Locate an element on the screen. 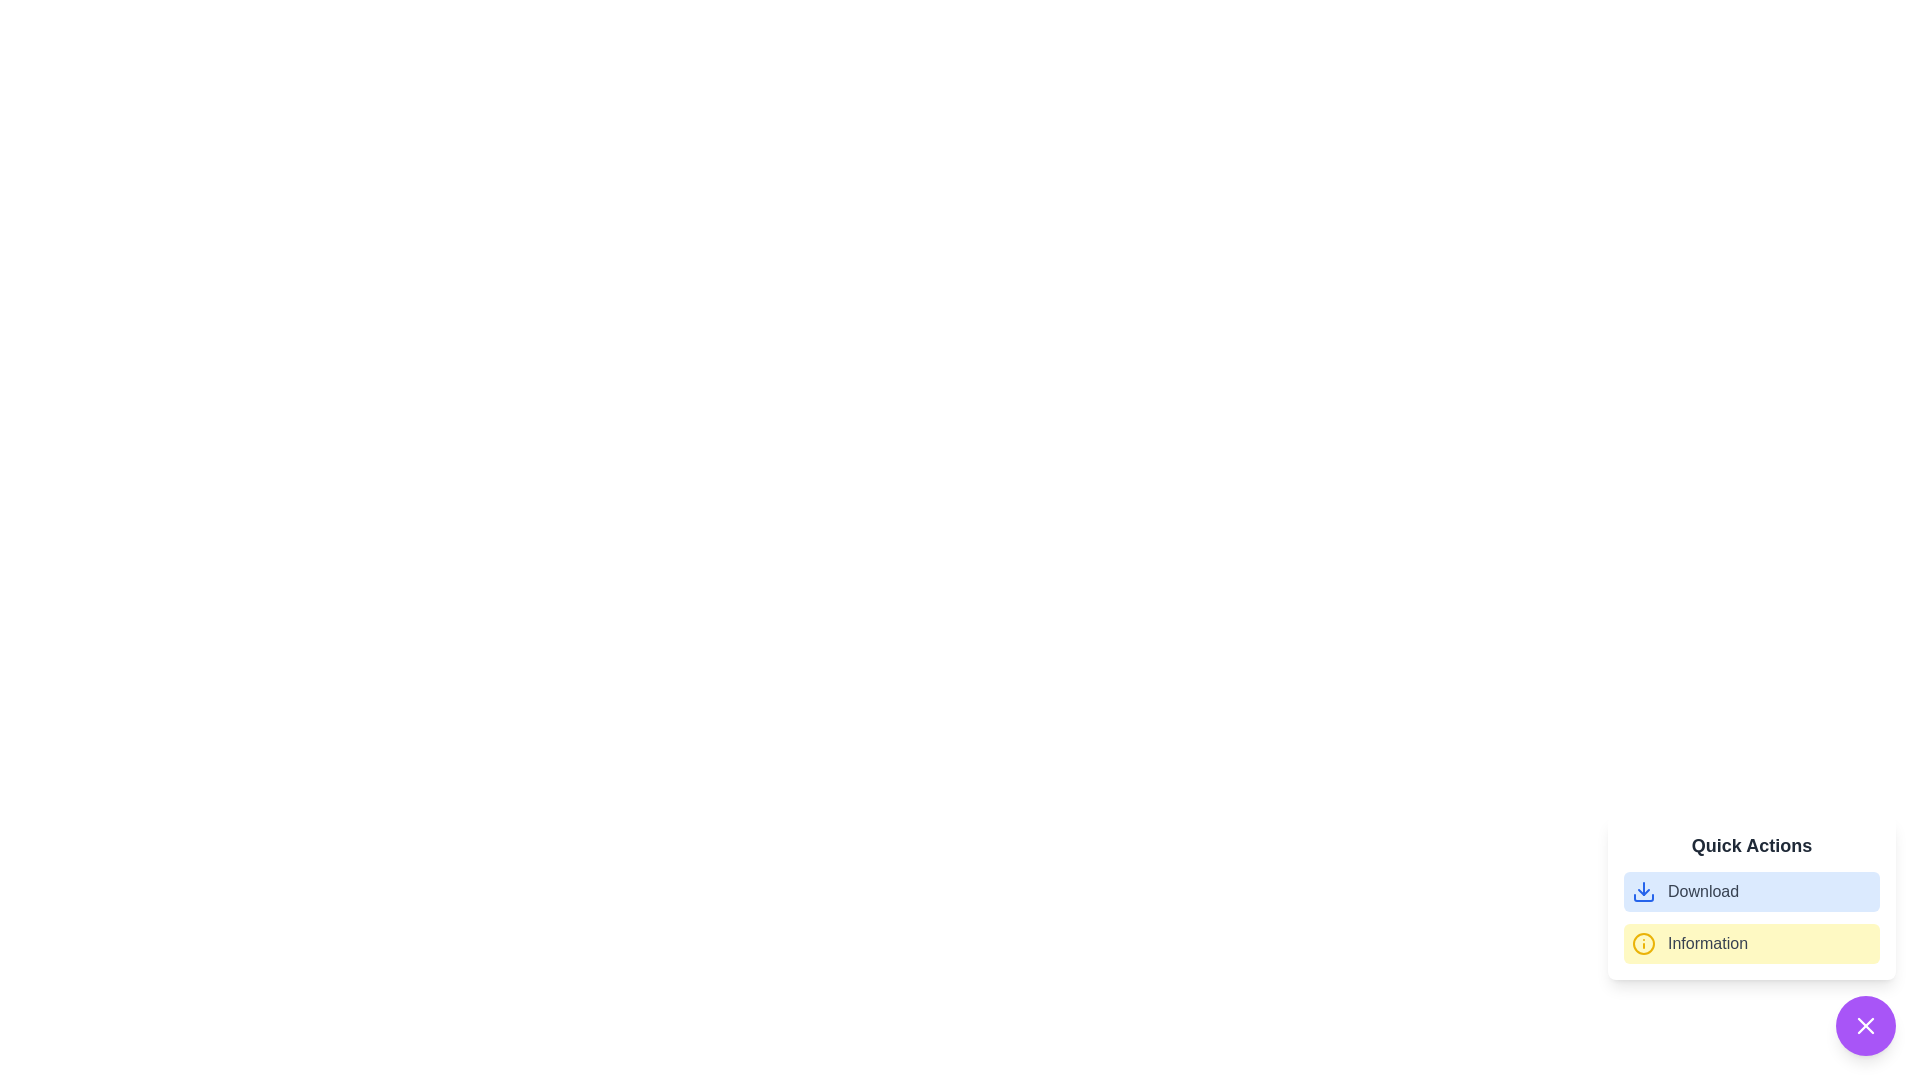 This screenshot has width=1920, height=1080. the text label that complements the adjacent download icon, which is the second item in the group under the 'Quick Actions' heading is located at coordinates (1702, 890).